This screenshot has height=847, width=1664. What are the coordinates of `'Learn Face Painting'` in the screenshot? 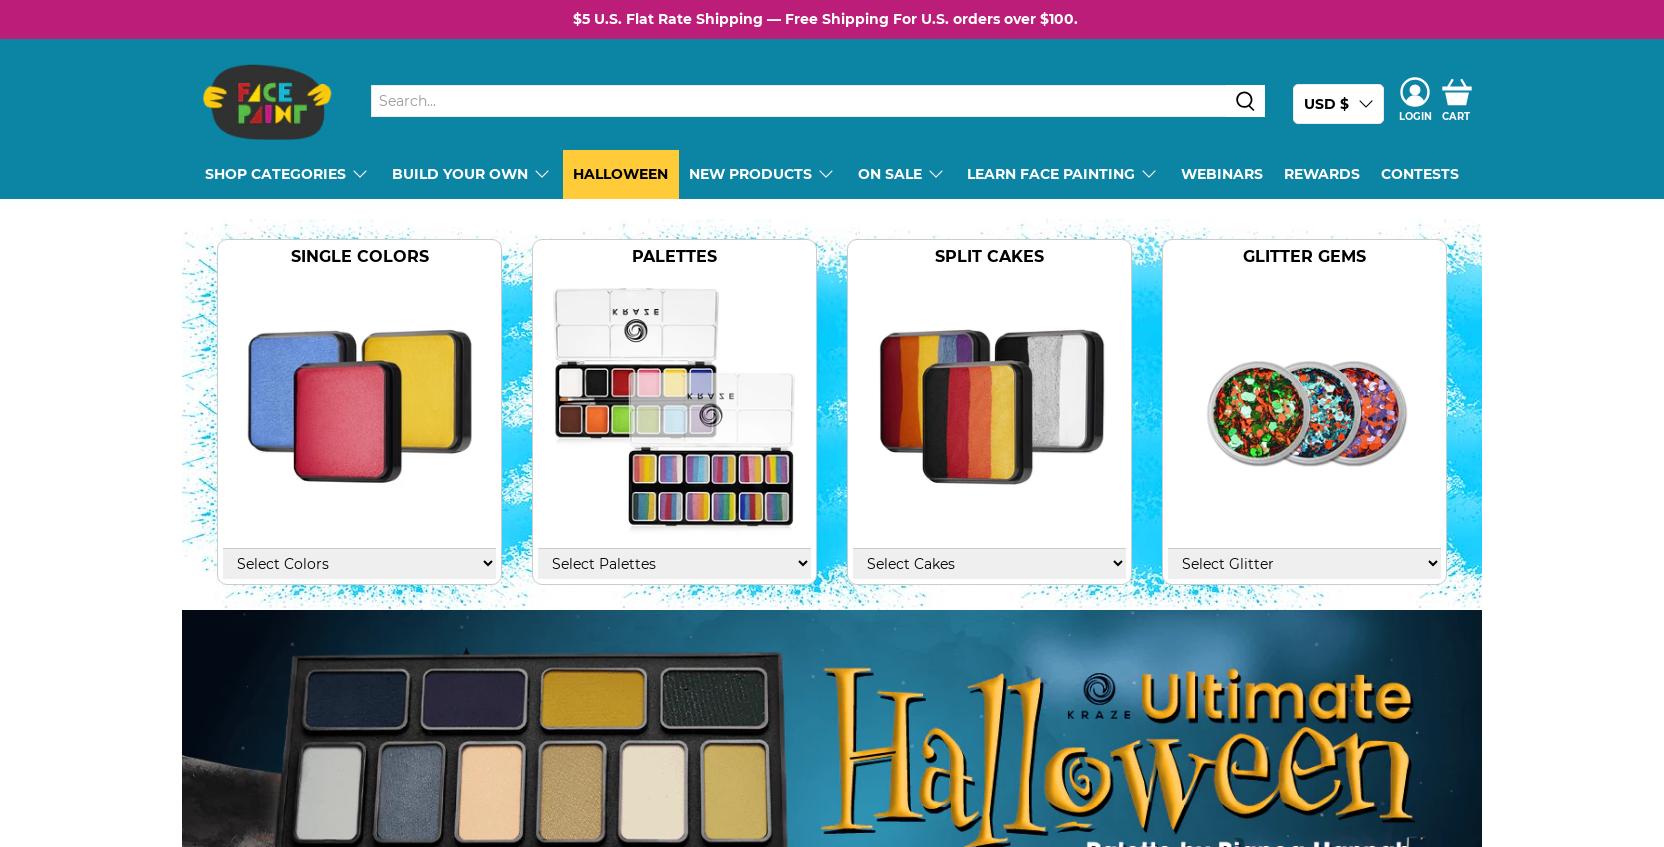 It's located at (1050, 172).